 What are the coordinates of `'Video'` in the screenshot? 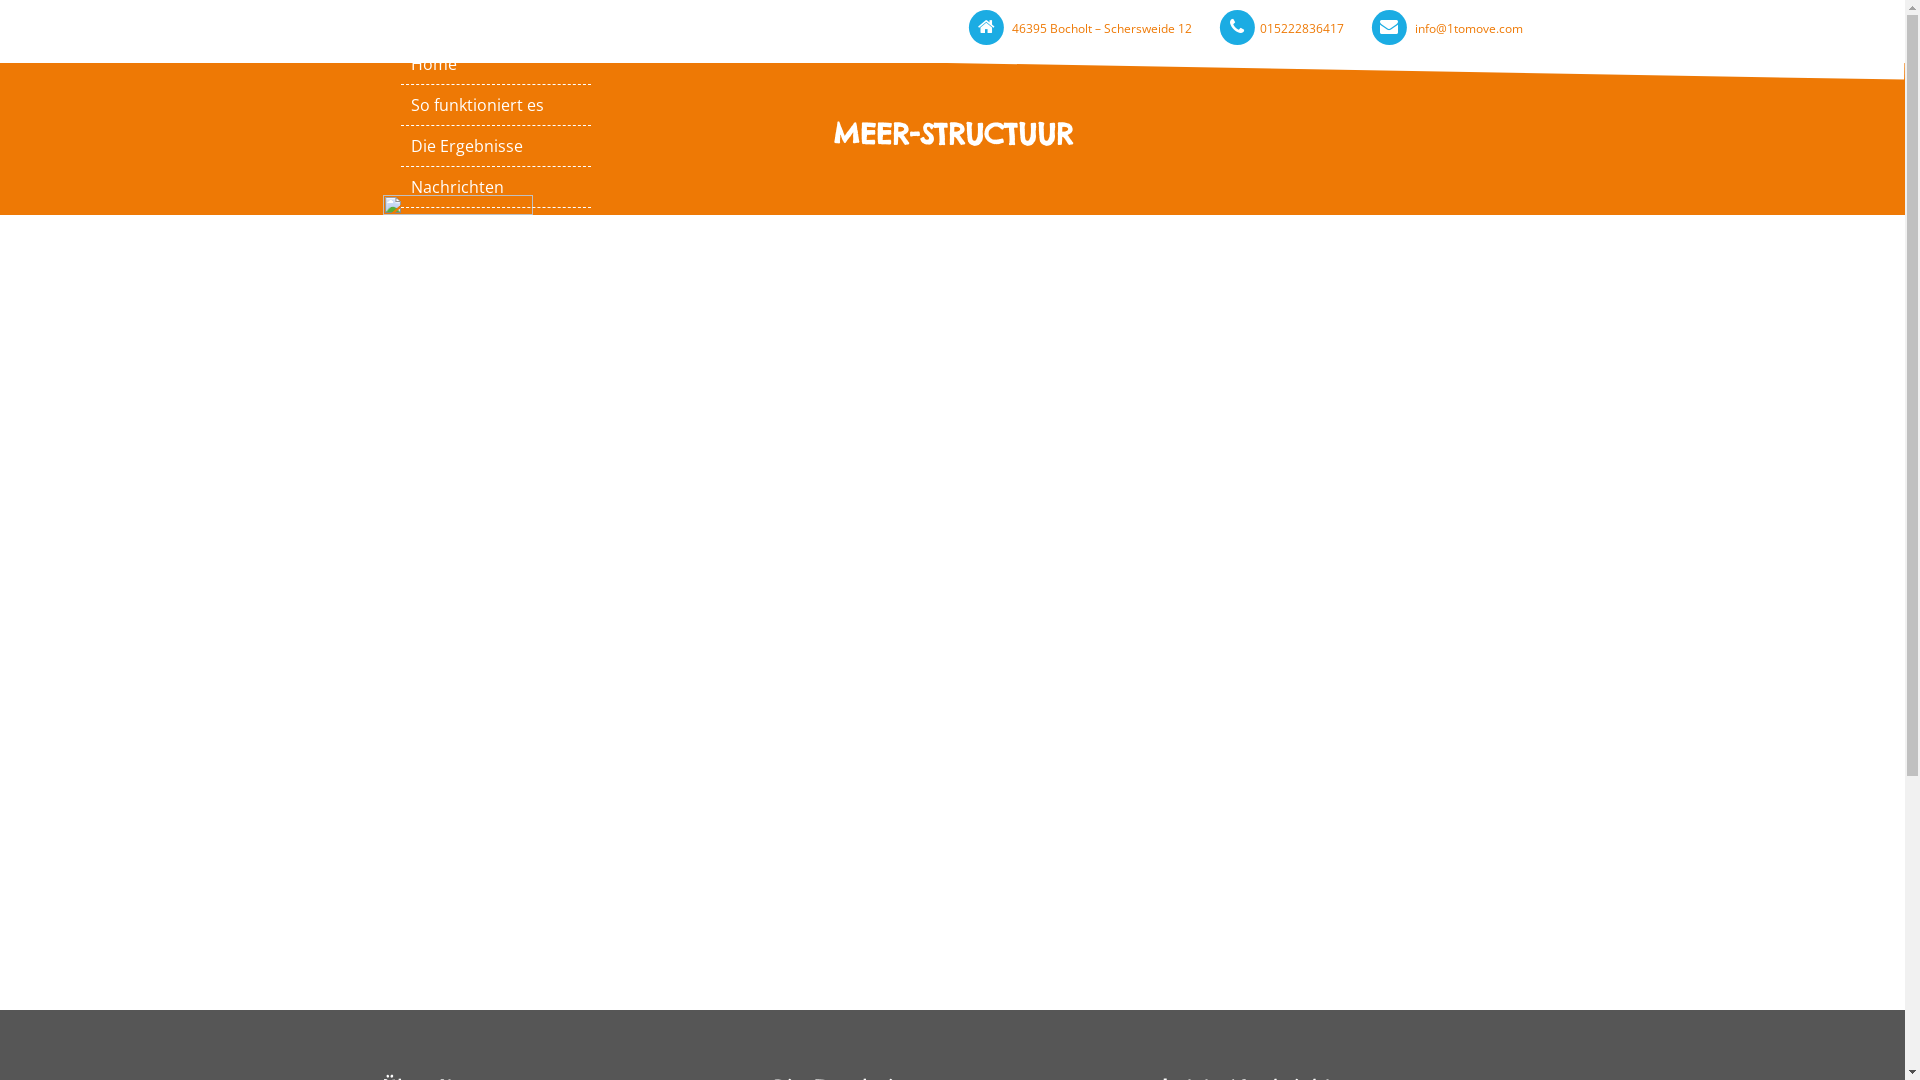 It's located at (495, 268).